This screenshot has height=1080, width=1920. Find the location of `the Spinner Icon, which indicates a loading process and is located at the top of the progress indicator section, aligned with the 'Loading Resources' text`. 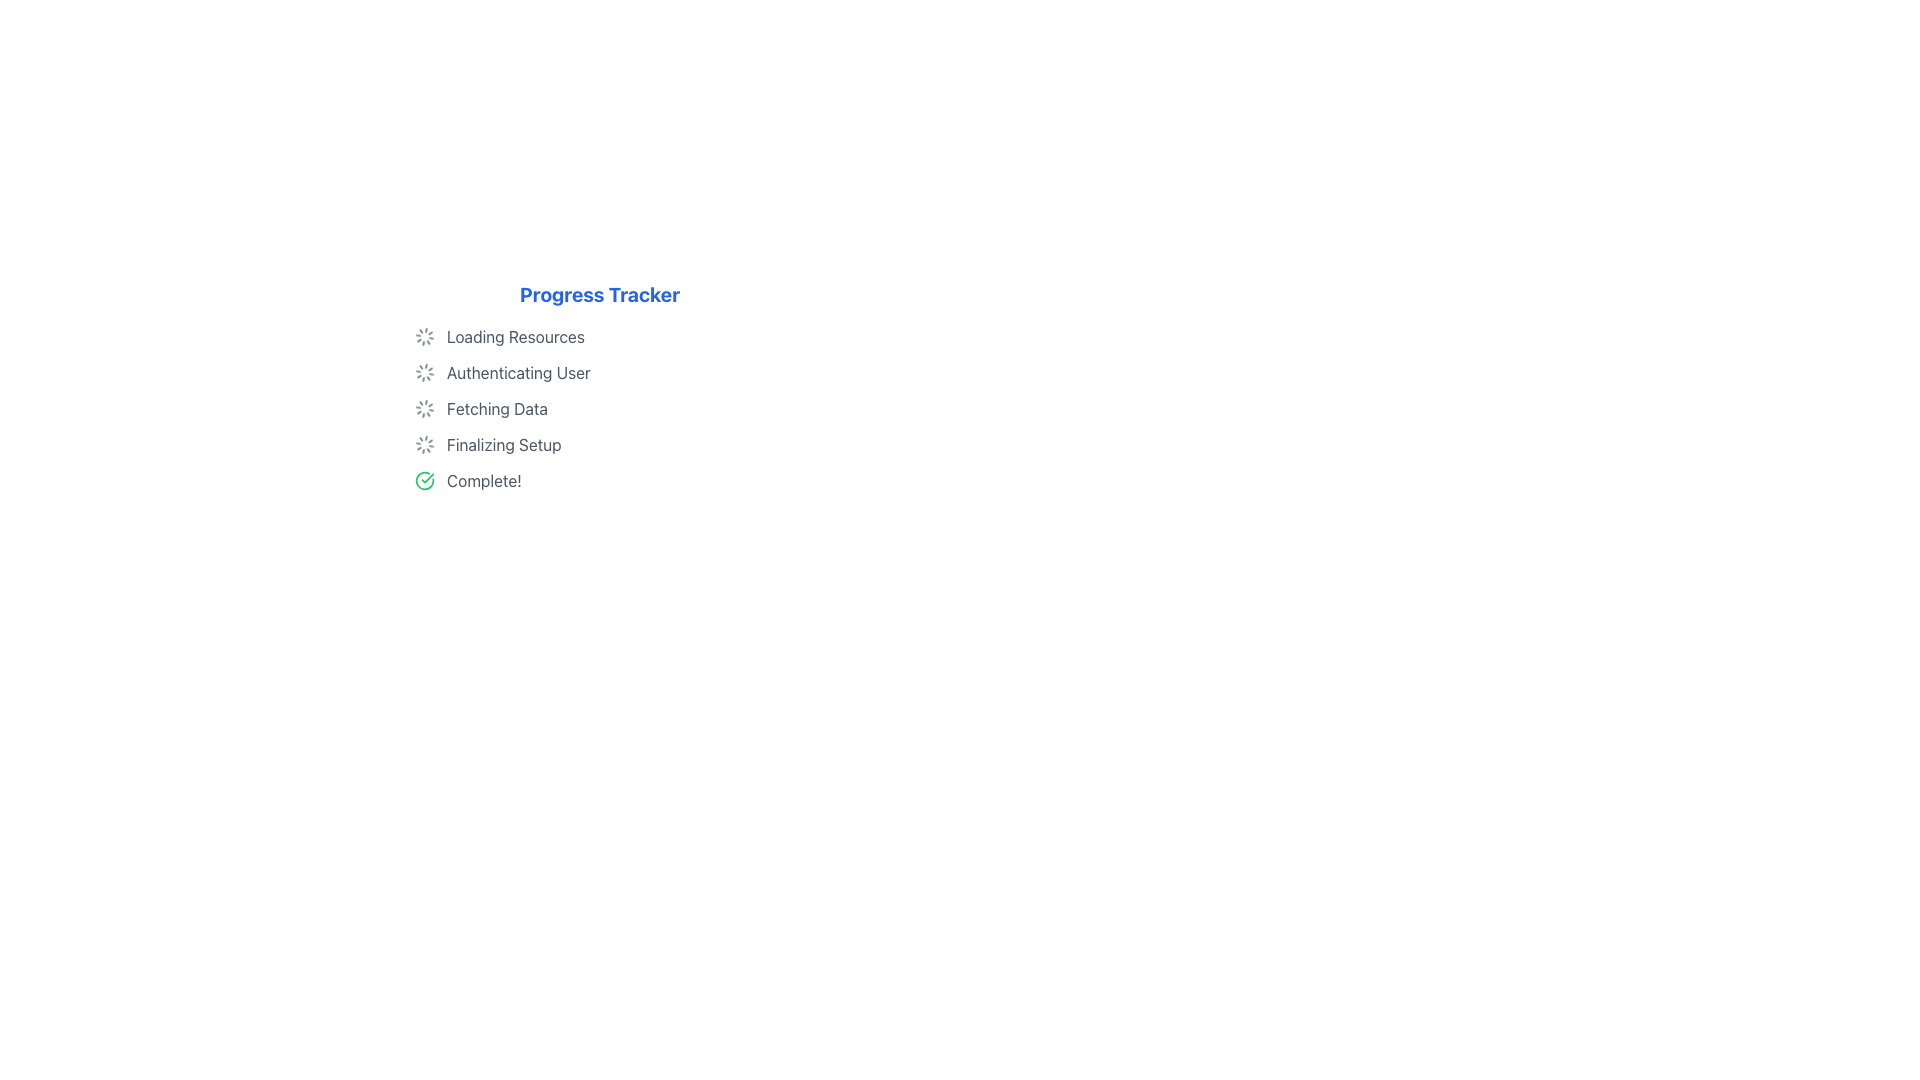

the Spinner Icon, which indicates a loading process and is located at the top of the progress indicator section, aligned with the 'Loading Resources' text is located at coordinates (424, 335).